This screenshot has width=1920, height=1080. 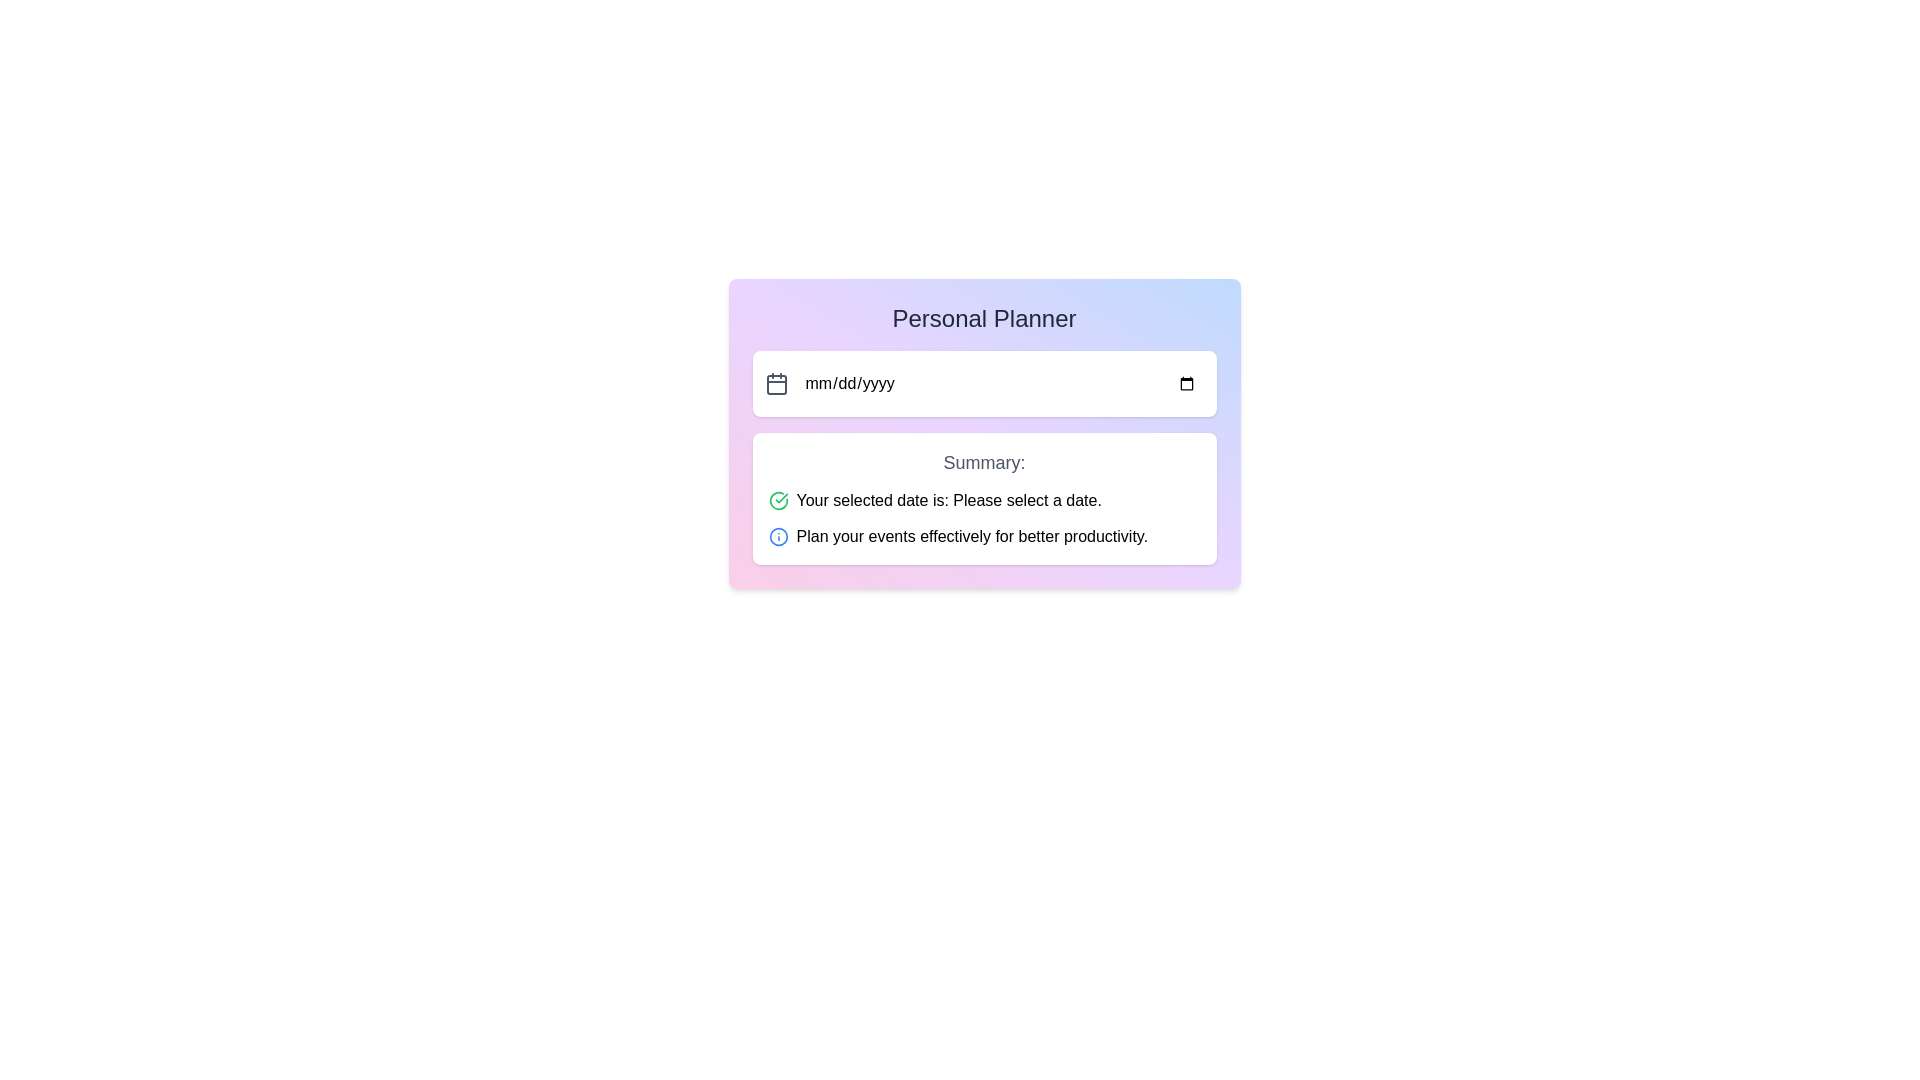 I want to click on the text label component that provides helpful suggestions related to planning events, located beneath the text 'Summary:' and next to a small blue information icon, so click(x=972, y=535).